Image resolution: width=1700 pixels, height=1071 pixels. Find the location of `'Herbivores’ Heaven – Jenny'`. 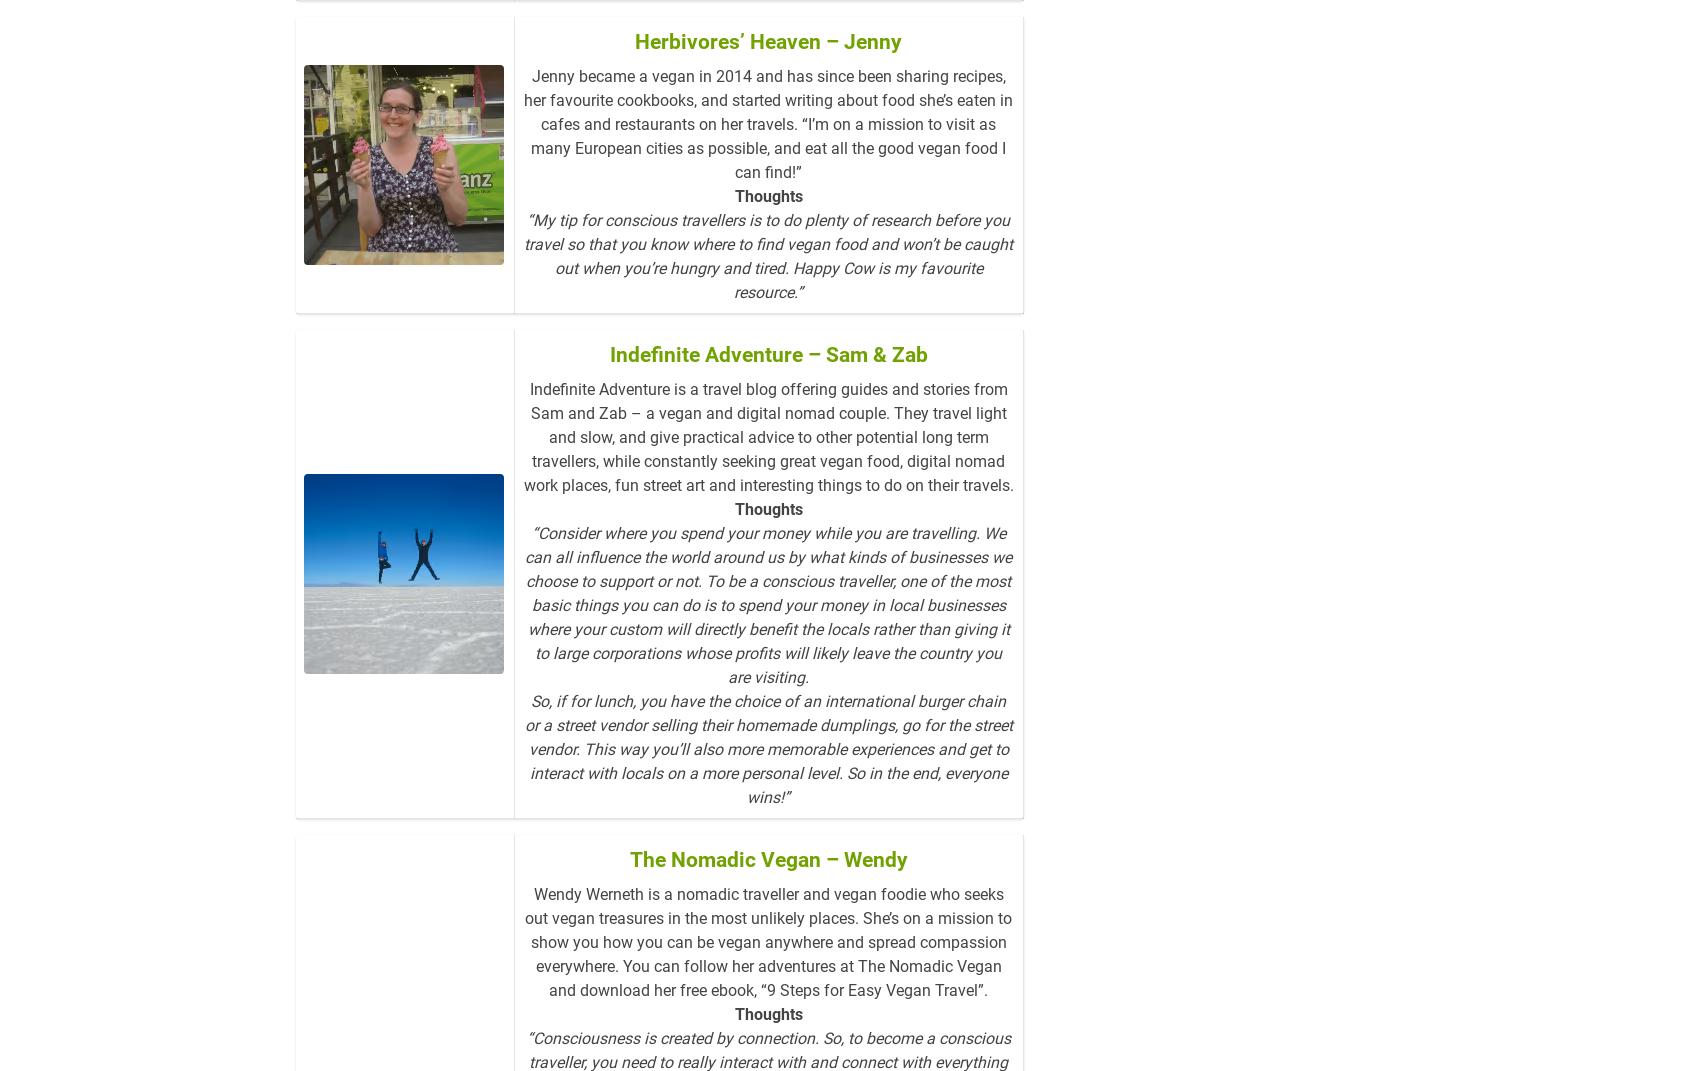

'Herbivores’ Heaven – Jenny' is located at coordinates (767, 72).